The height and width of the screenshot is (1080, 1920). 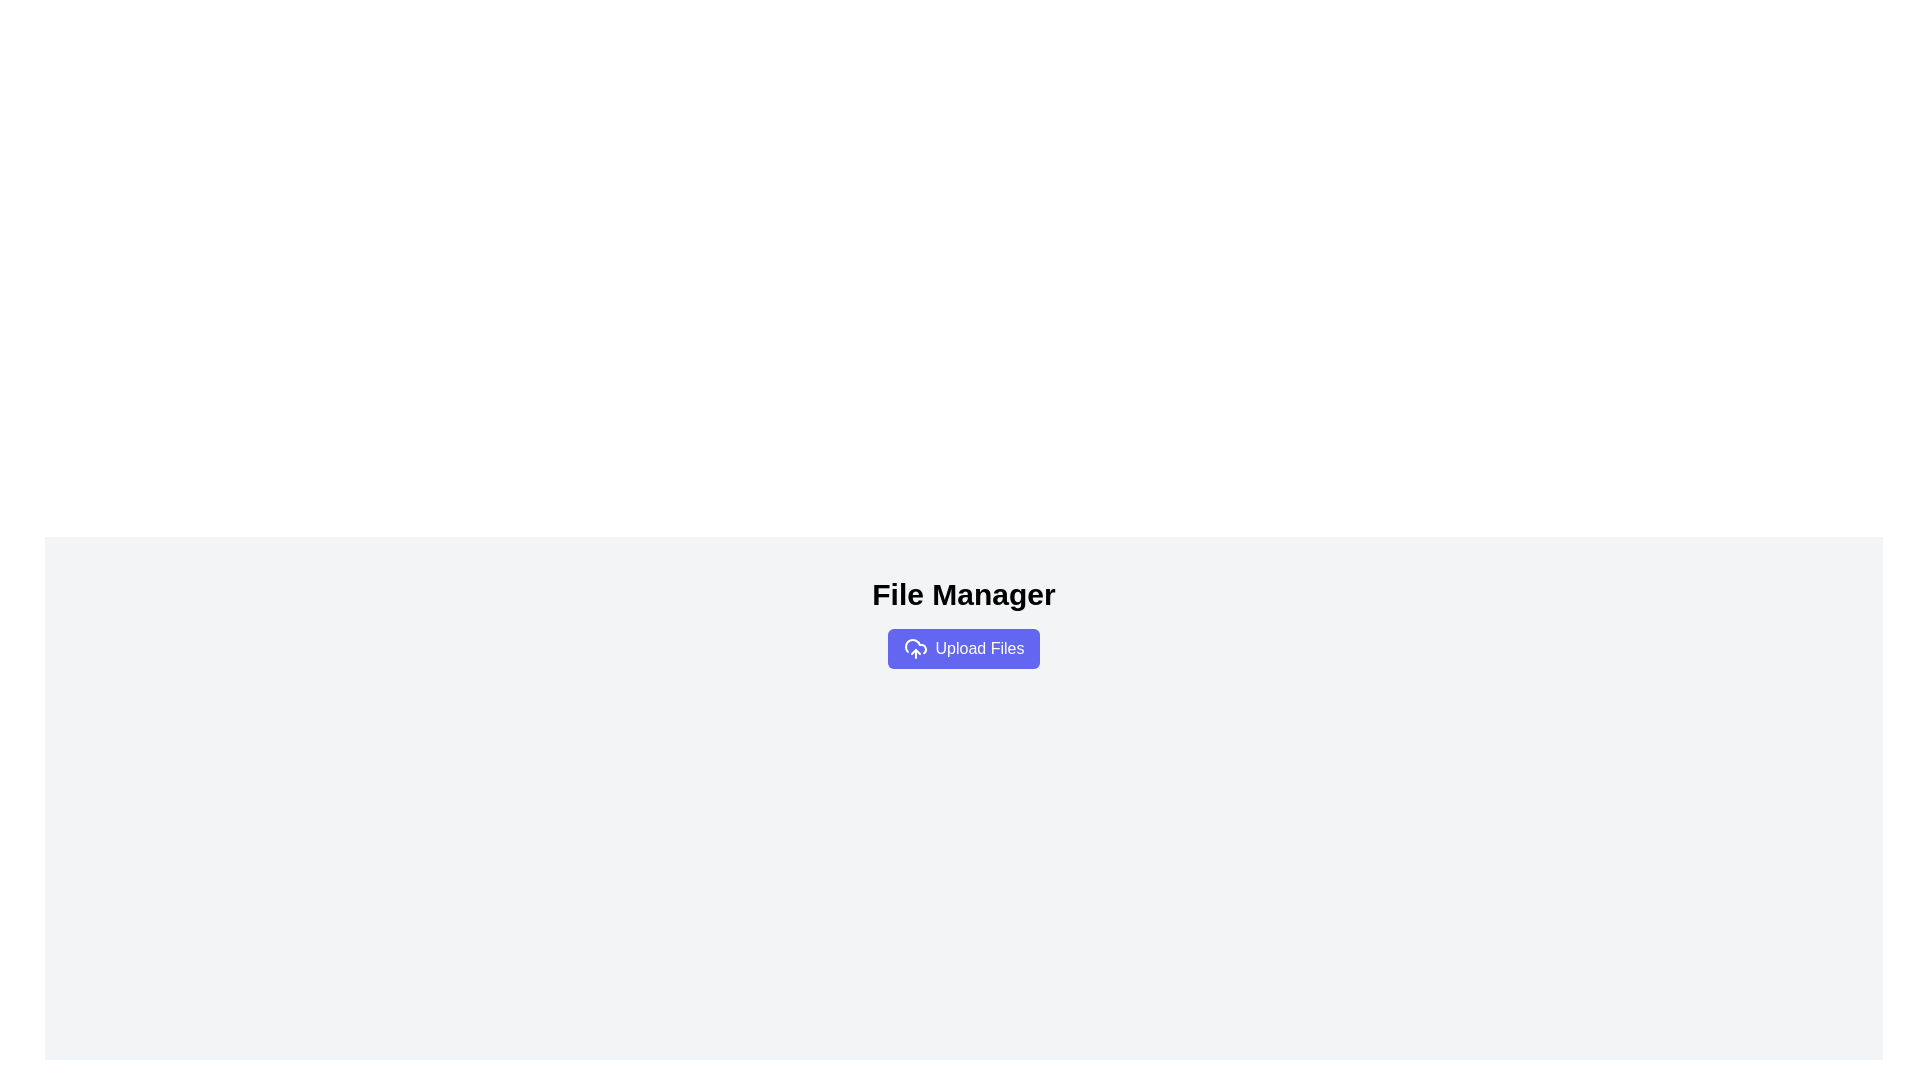 What do you see at coordinates (964, 593) in the screenshot?
I see `the 'File Manager' heading, which serves as a title indicating the purpose of the section and is centrally located above the 'Upload Files' button` at bounding box center [964, 593].